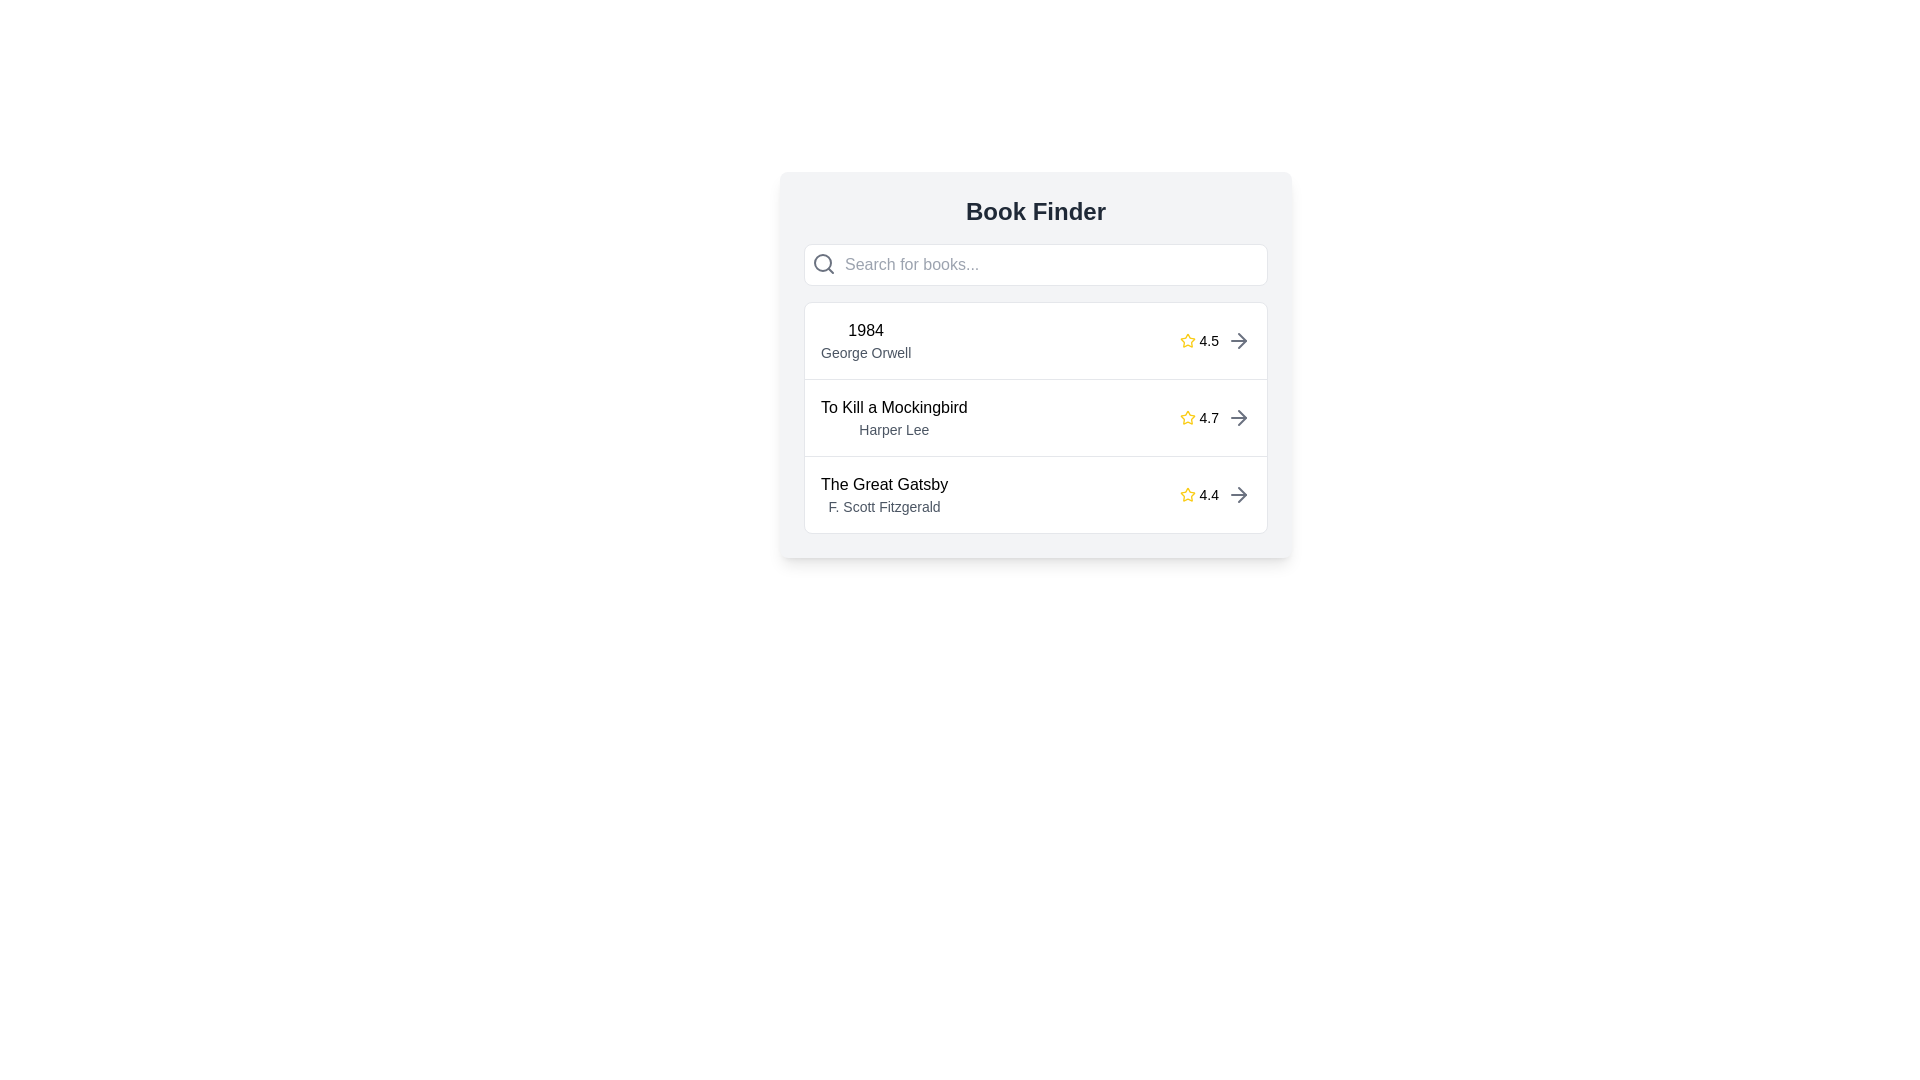 Image resolution: width=1920 pixels, height=1080 pixels. I want to click on the rightward arrow icon, which is located at the far right of the book entry for 'The Great Gatsby', so click(1237, 494).